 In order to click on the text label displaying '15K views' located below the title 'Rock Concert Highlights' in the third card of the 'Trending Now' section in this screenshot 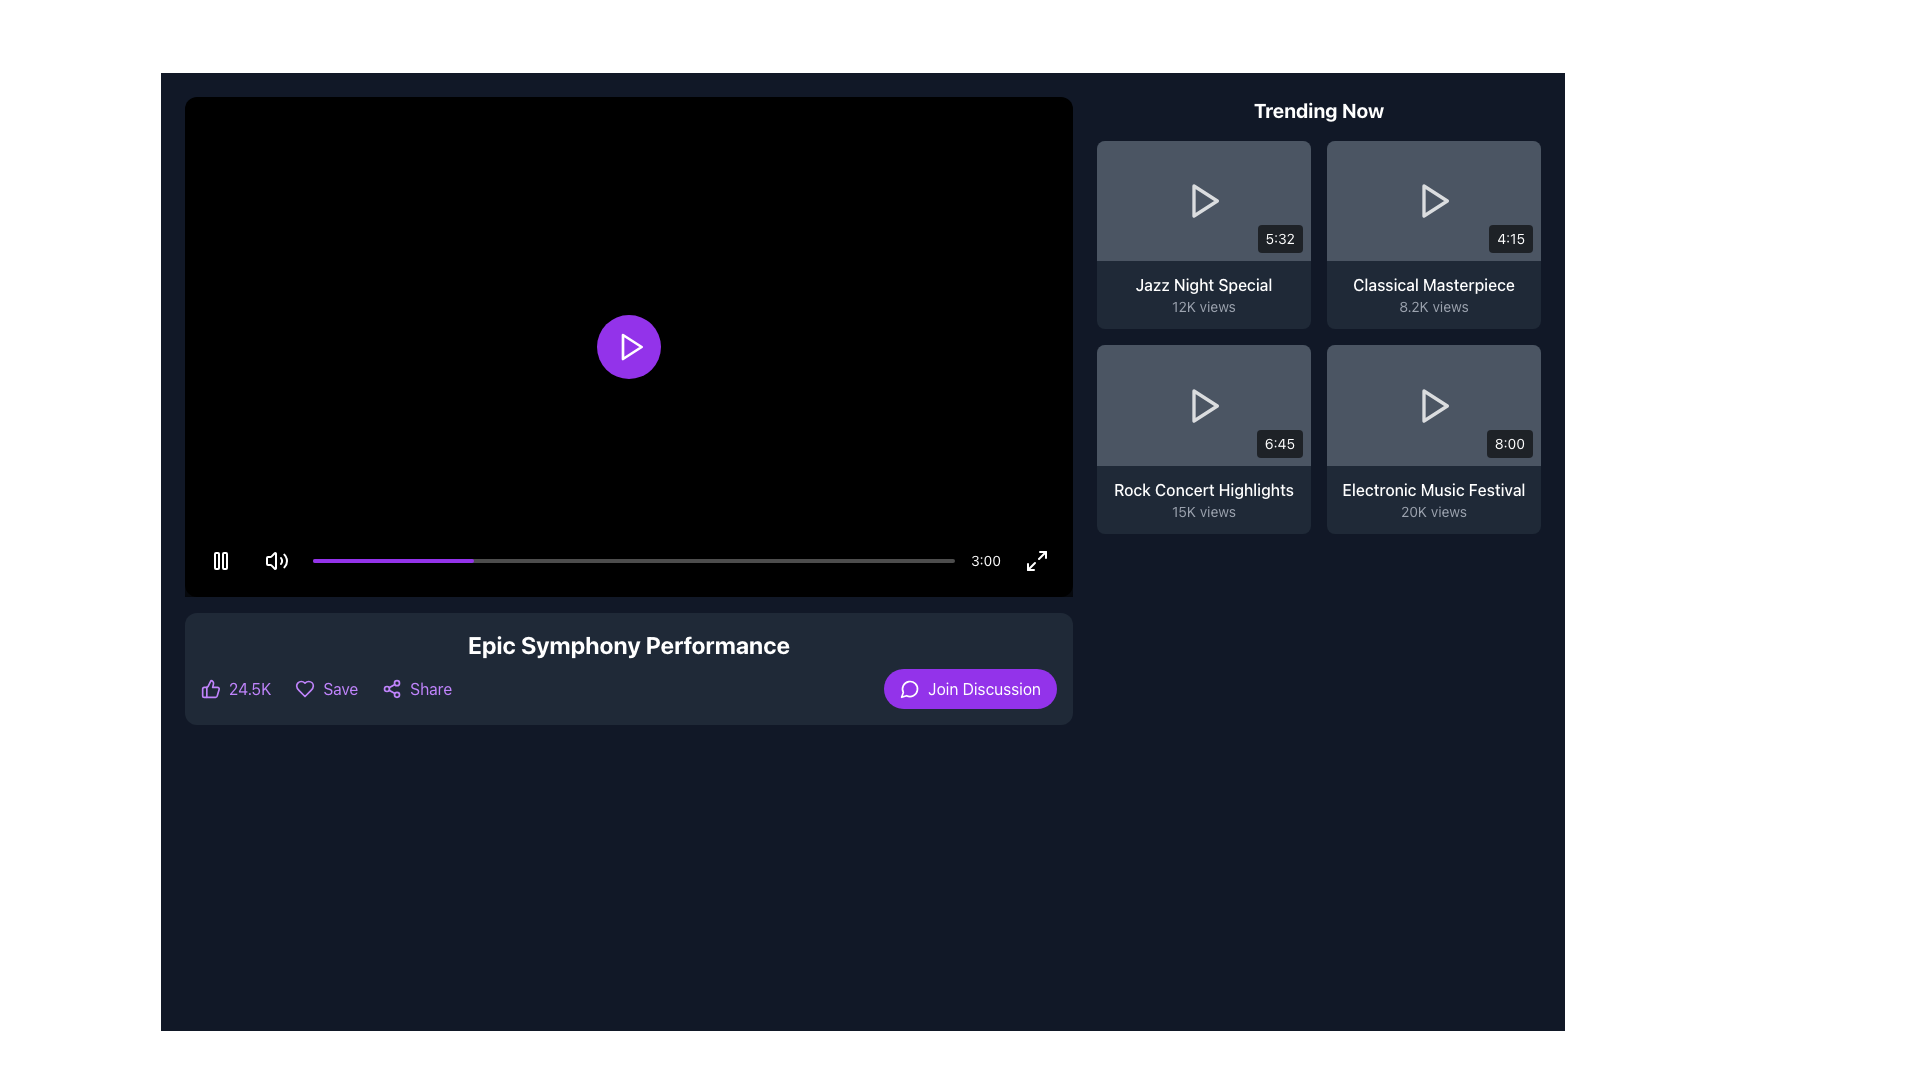, I will do `click(1203, 509)`.